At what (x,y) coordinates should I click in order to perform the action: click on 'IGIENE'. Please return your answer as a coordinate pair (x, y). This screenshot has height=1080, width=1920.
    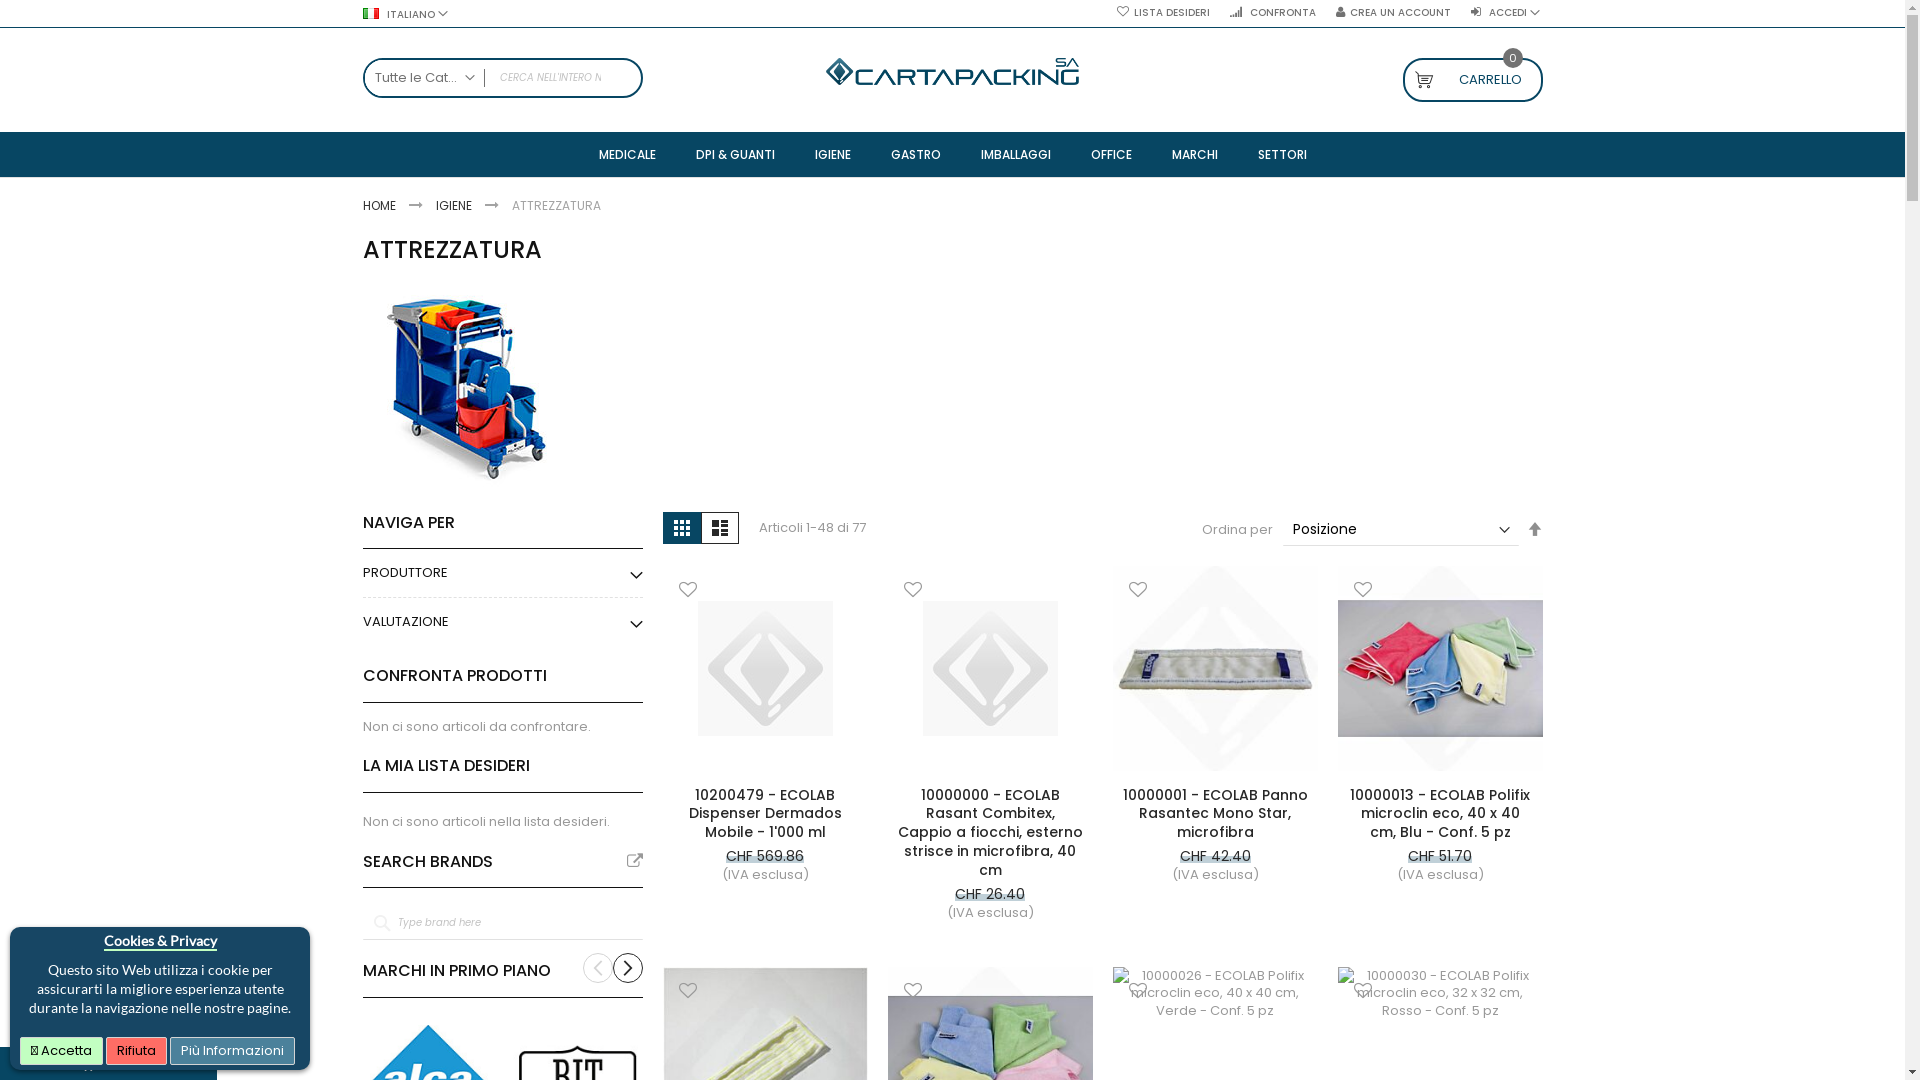
    Looking at the image, I should click on (454, 205).